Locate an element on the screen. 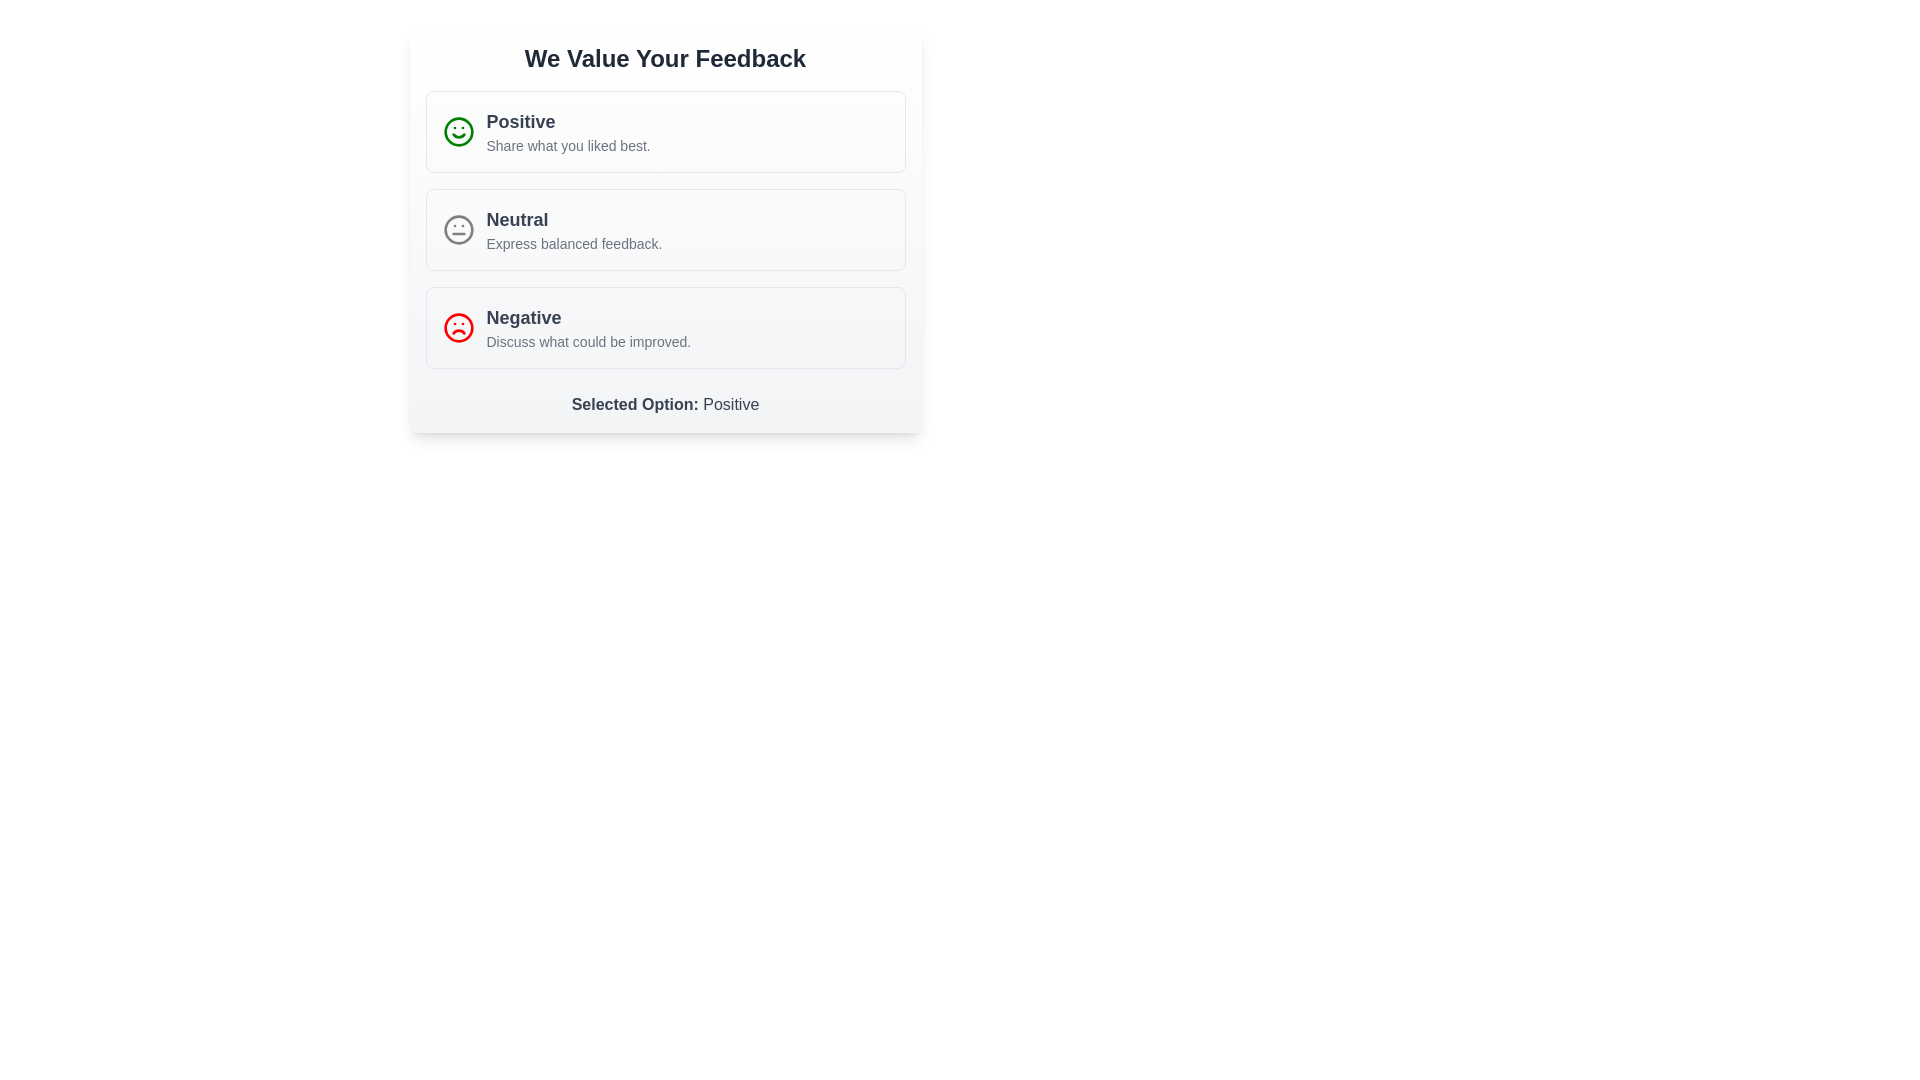  the circular outline of the neutral face icon, which is part of the second entry labeled 'Neutral' is located at coordinates (457, 229).